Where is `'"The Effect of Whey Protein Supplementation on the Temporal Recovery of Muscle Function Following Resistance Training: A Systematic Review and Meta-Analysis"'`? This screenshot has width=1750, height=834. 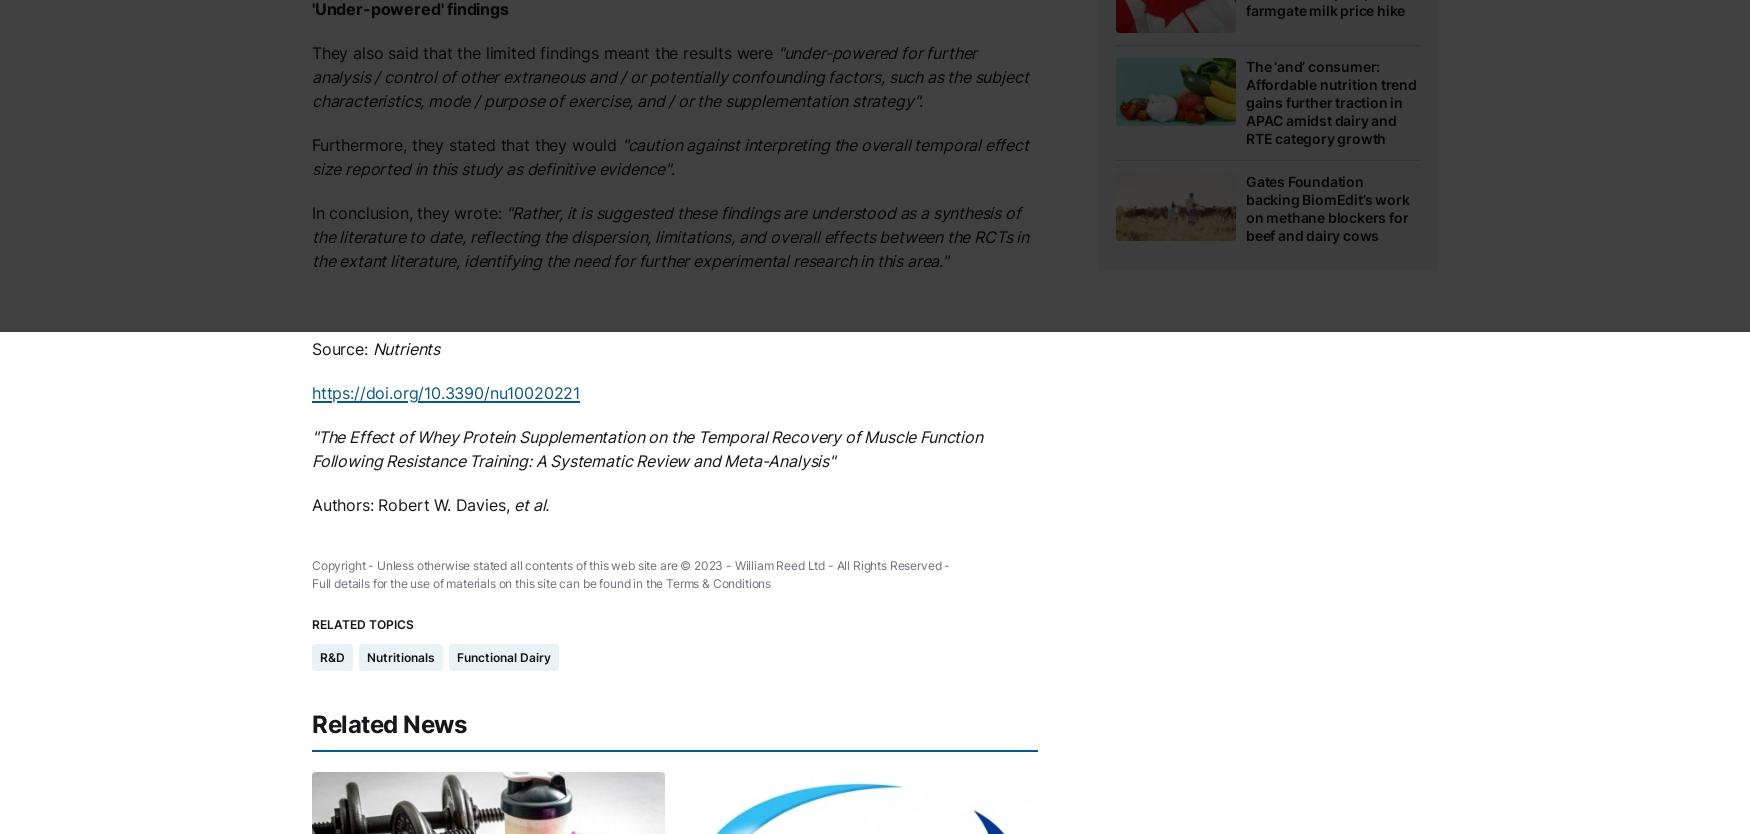
'"The Effect of Whey Protein Supplementation on the Temporal Recovery of Muscle Function Following Resistance Training: A Systematic Review and Meta-Analysis"' is located at coordinates (645, 449).